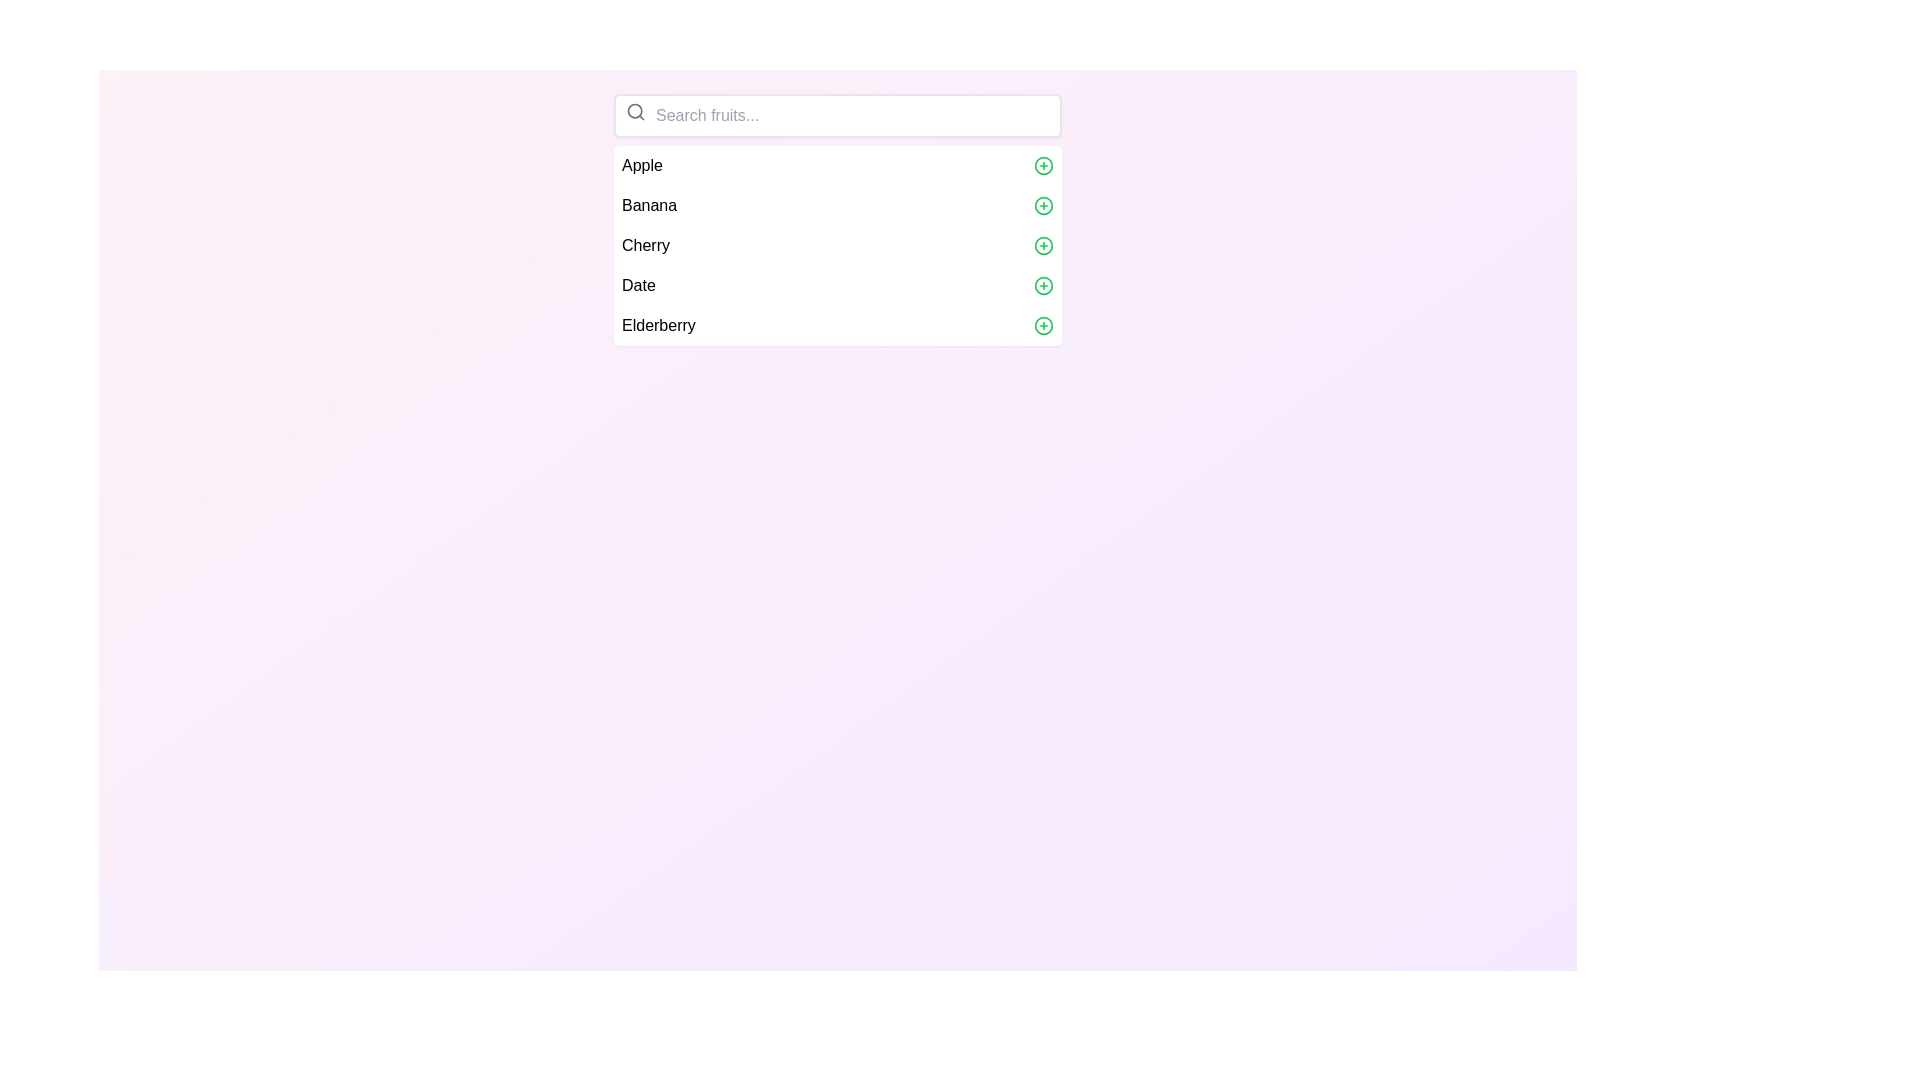 This screenshot has width=1920, height=1080. What do you see at coordinates (838, 219) in the screenshot?
I see `the list item labeled 'Banana'` at bounding box center [838, 219].